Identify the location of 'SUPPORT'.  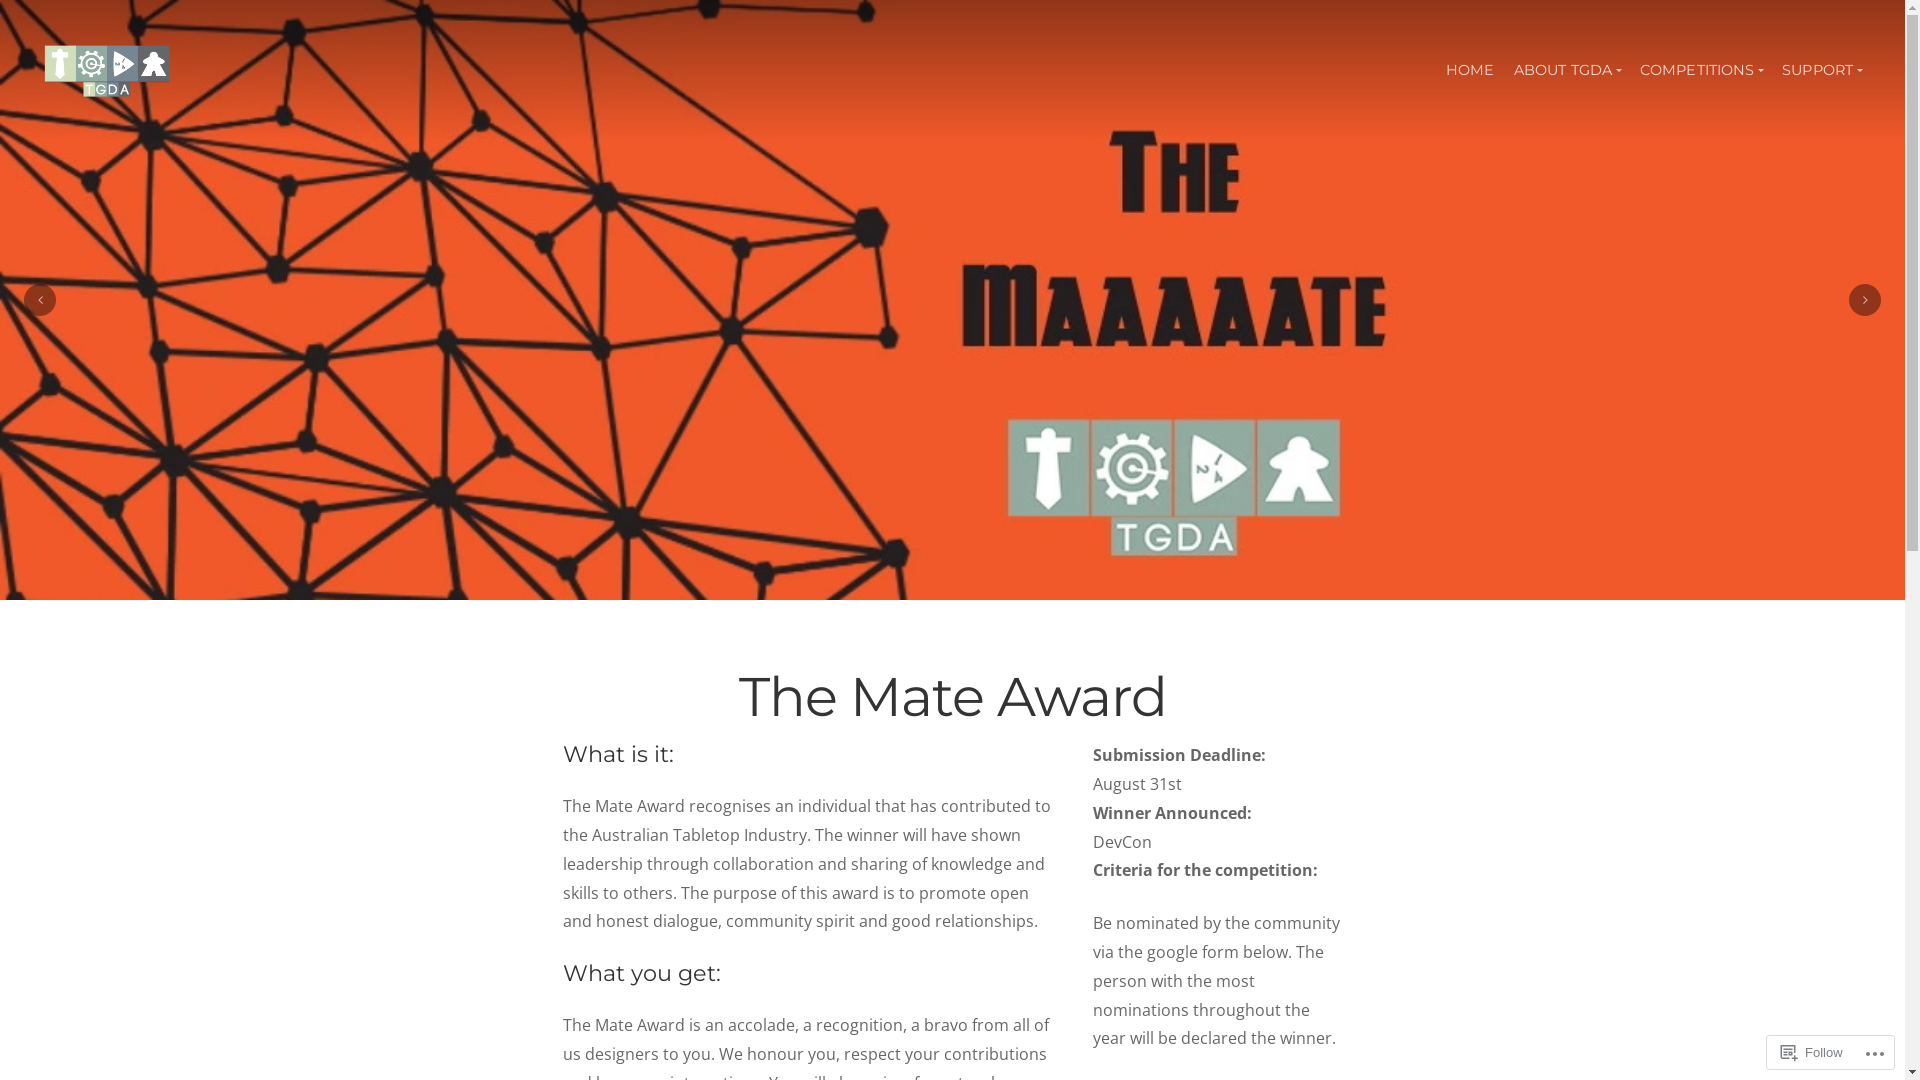
(1821, 68).